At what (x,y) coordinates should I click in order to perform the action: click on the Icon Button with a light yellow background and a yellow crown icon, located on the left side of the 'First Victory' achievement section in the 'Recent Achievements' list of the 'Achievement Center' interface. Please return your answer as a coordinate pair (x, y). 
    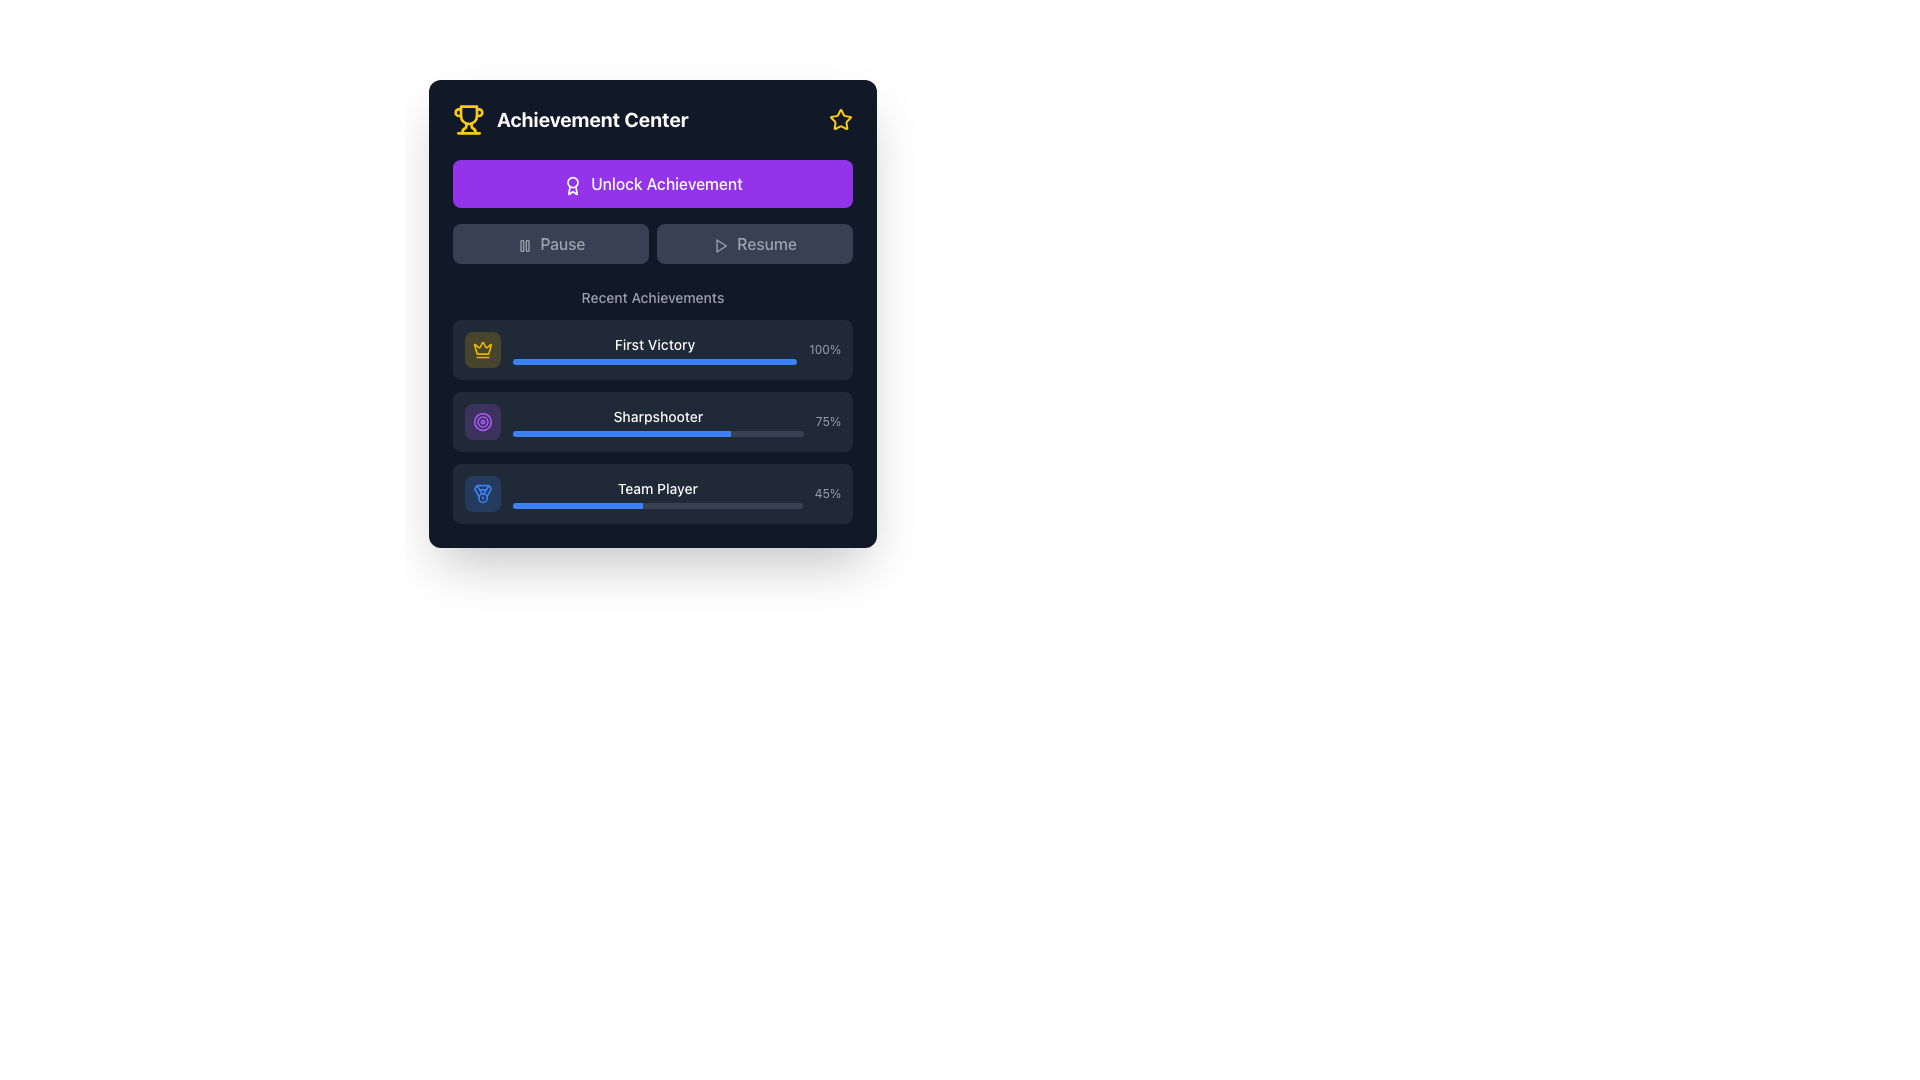
    Looking at the image, I should click on (483, 349).